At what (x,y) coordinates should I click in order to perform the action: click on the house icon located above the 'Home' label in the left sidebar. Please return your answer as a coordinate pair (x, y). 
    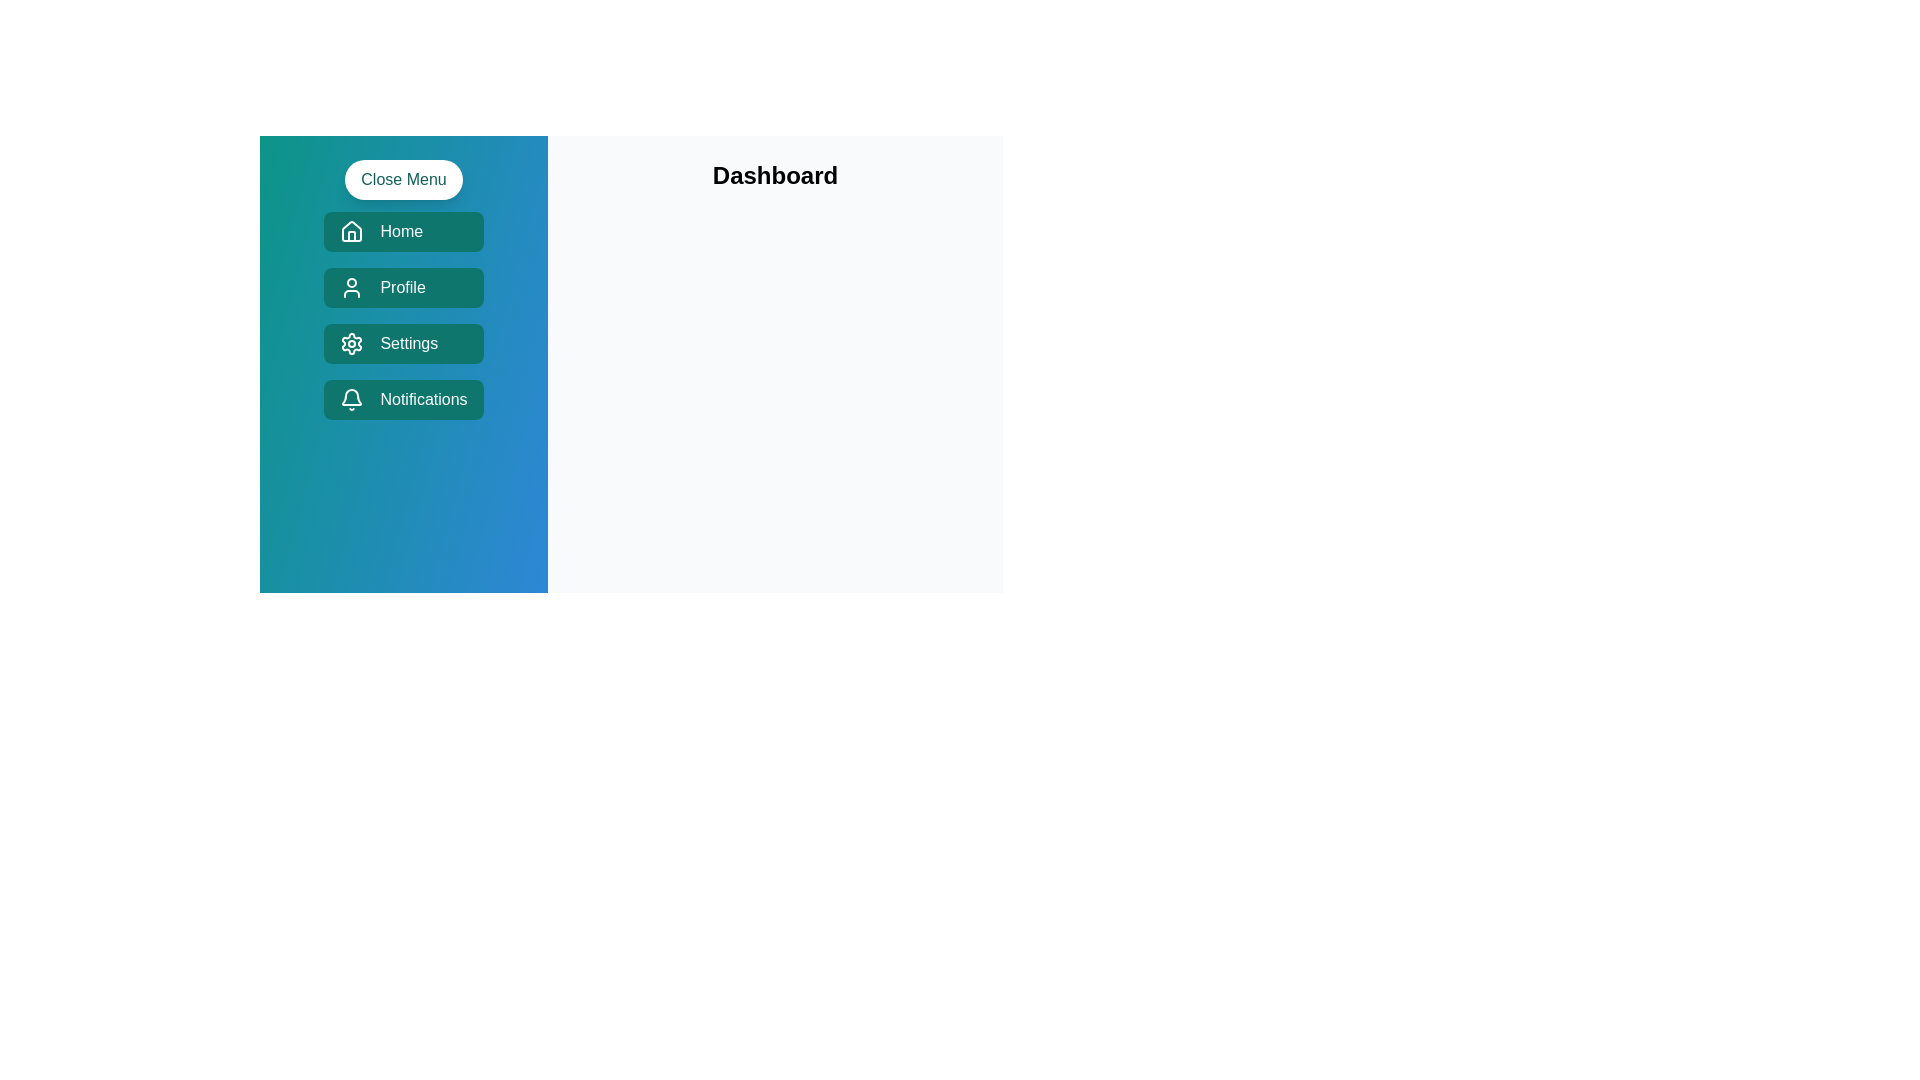
    Looking at the image, I should click on (352, 230).